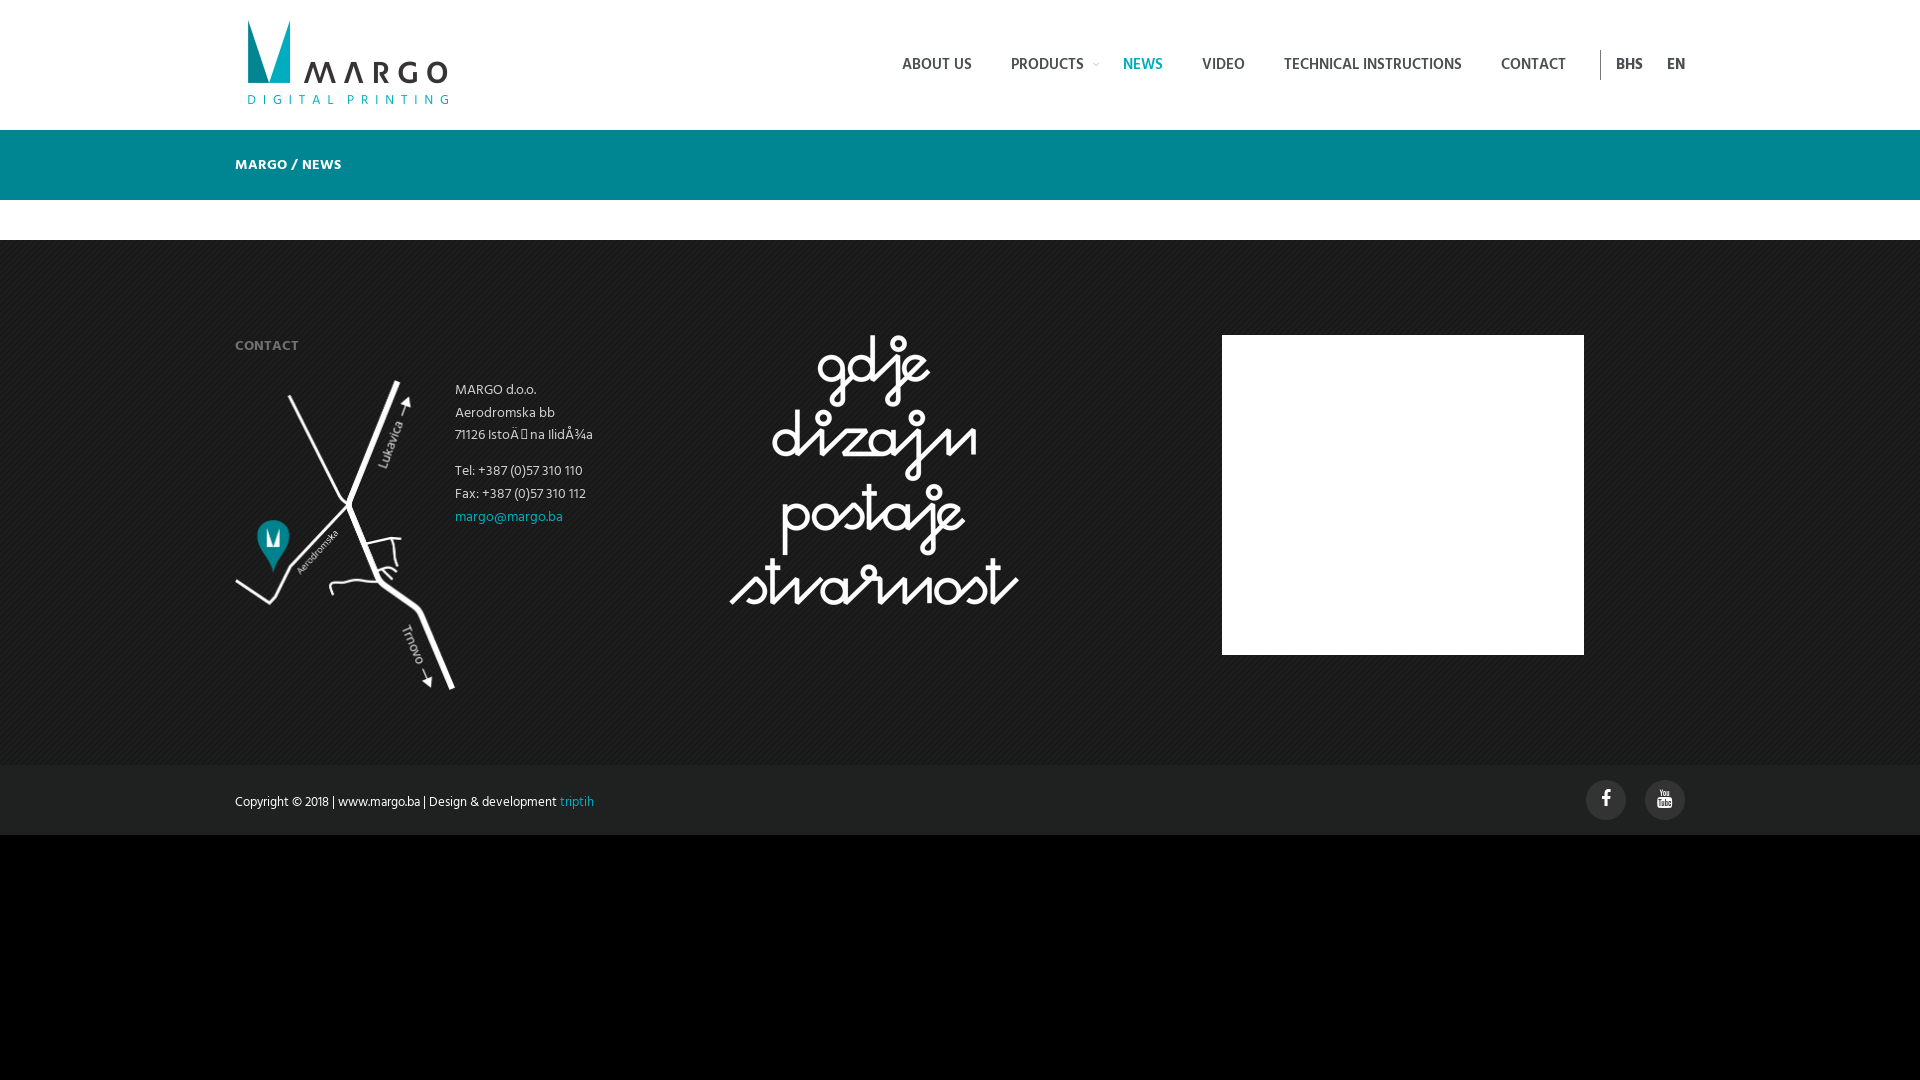 This screenshot has height=1080, width=1920. I want to click on 'NEWS', so click(1142, 64).